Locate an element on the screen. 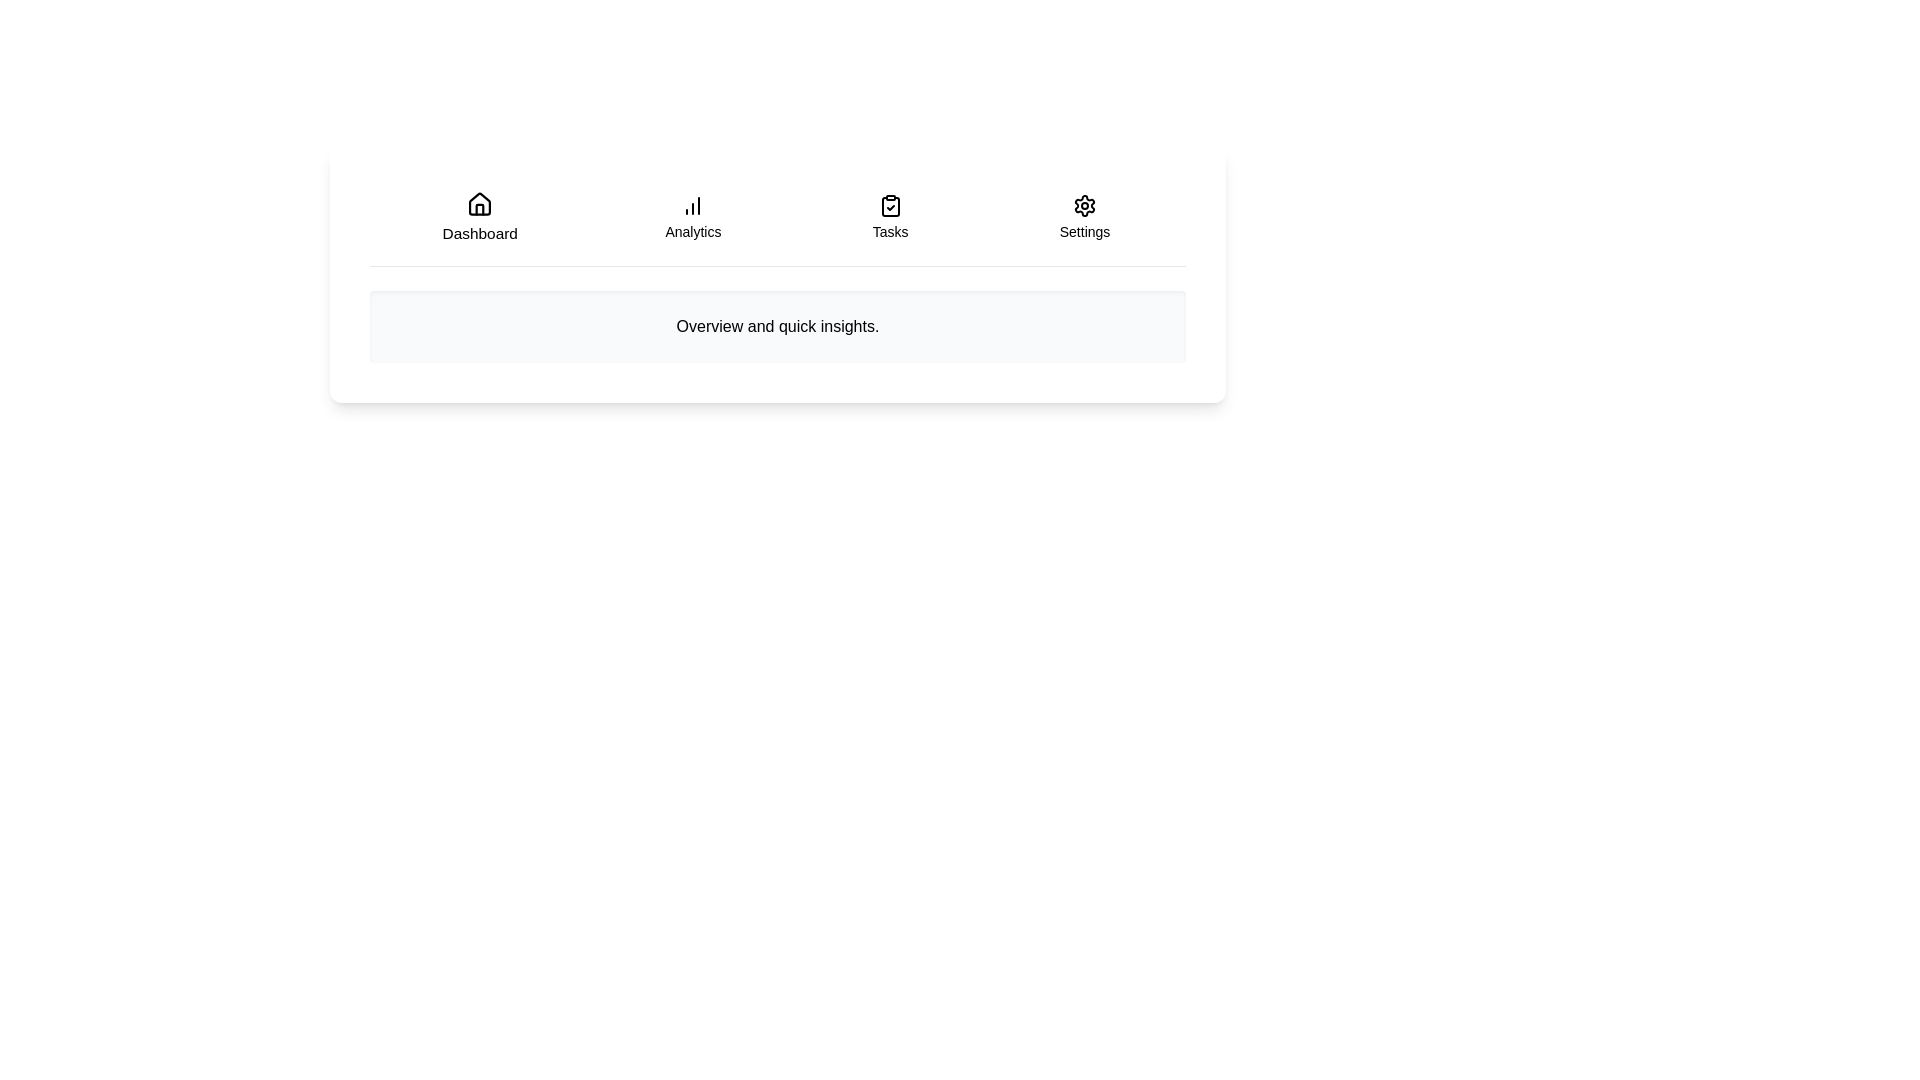  the 'Tasks' icon button in the navigation bar is located at coordinates (889, 205).